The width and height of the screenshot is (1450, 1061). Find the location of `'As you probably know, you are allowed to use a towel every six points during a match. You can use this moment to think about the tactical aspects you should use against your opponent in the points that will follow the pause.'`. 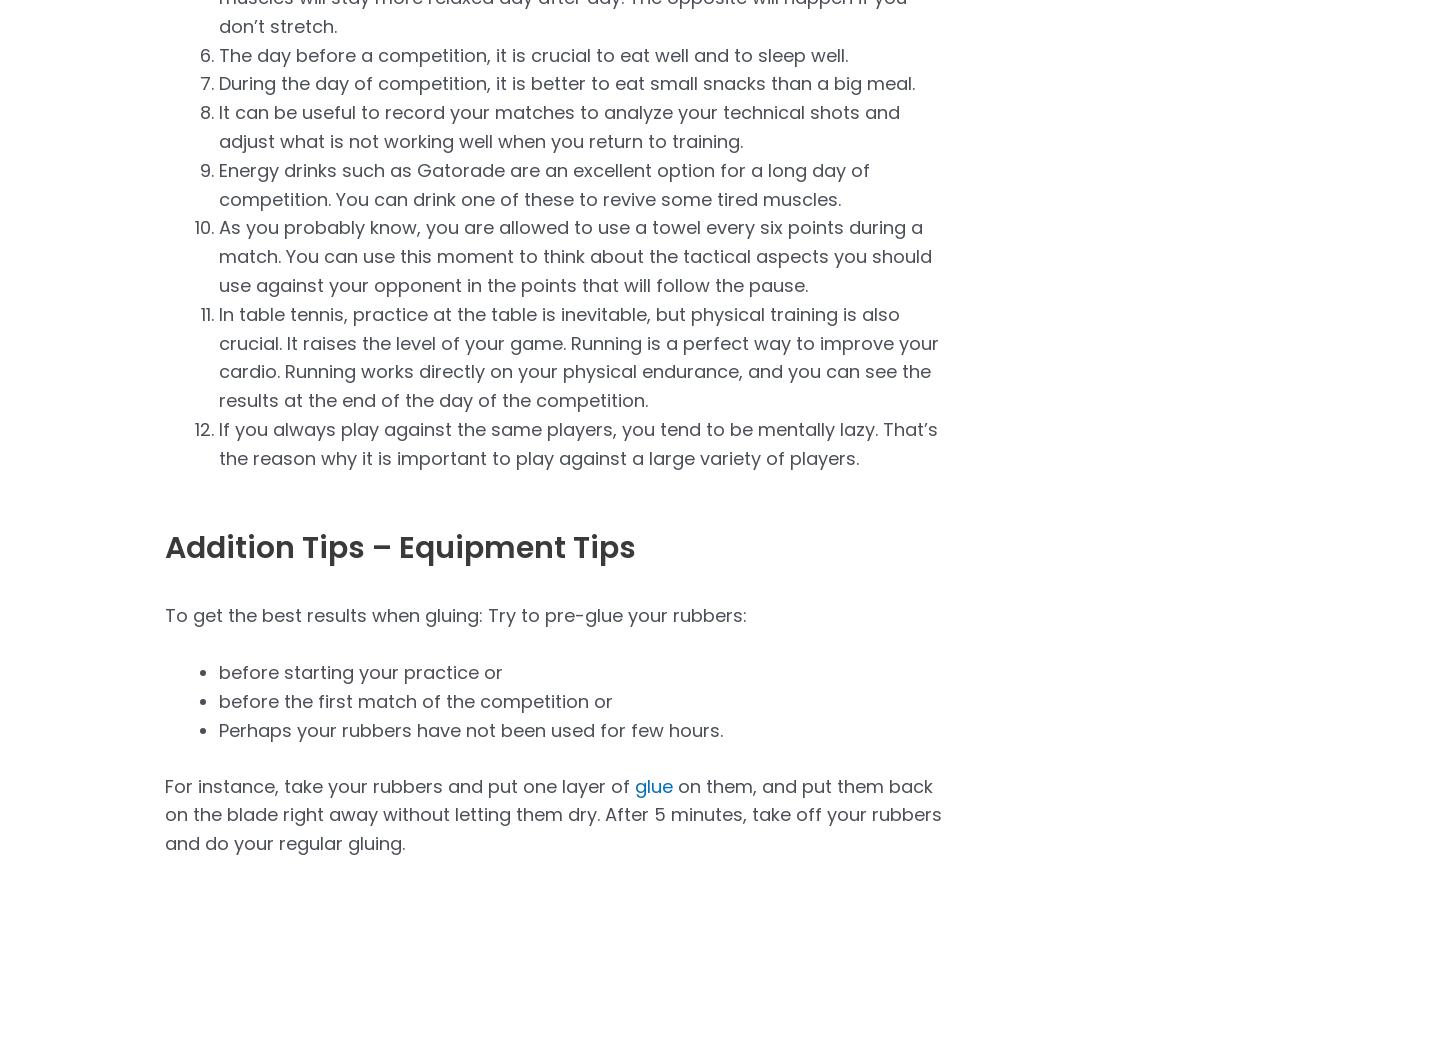

'As you probably know, you are allowed to use a towel every six points during a match. You can use this moment to think about the tactical aspects you should use against your opponent in the points that will follow the pause.' is located at coordinates (575, 255).